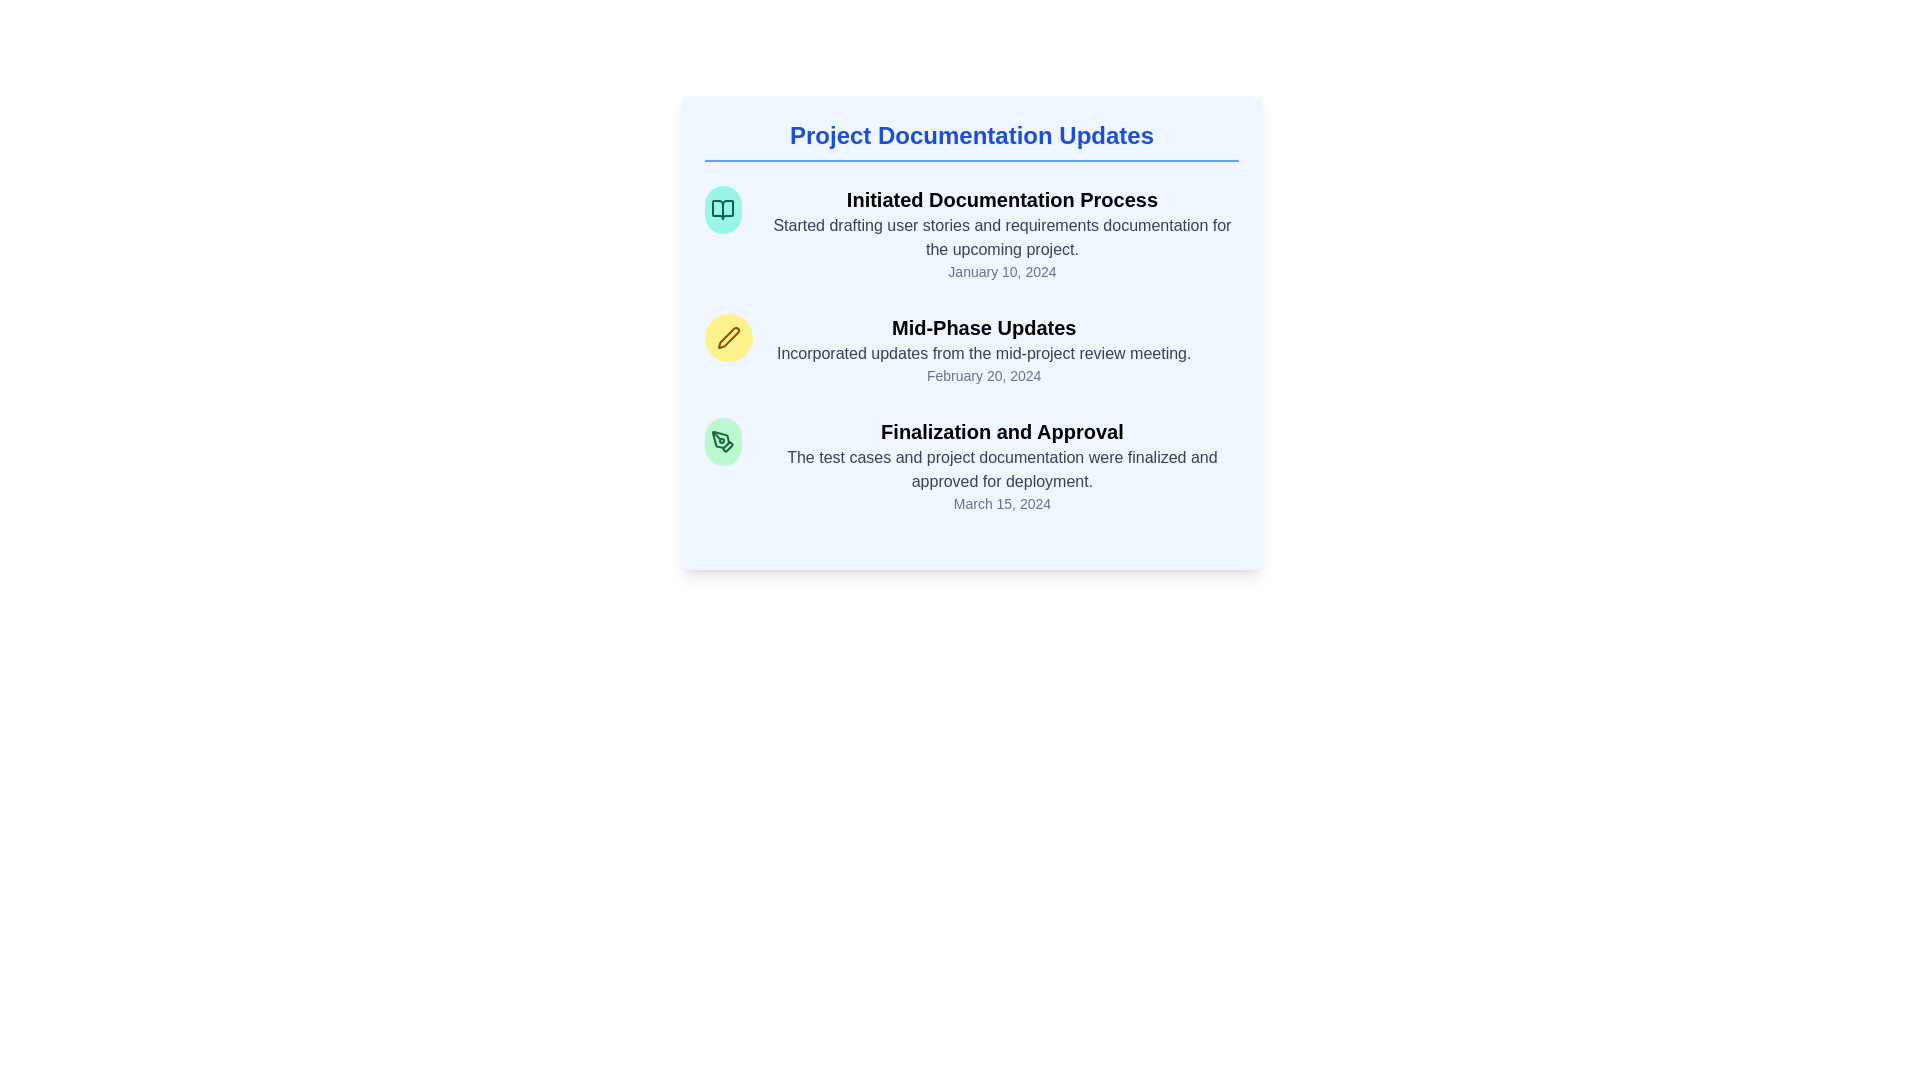 This screenshot has height=1080, width=1920. I want to click on the 'Project Documentation Updates' header located at the top of the blue-themed documentation panel, so click(971, 140).